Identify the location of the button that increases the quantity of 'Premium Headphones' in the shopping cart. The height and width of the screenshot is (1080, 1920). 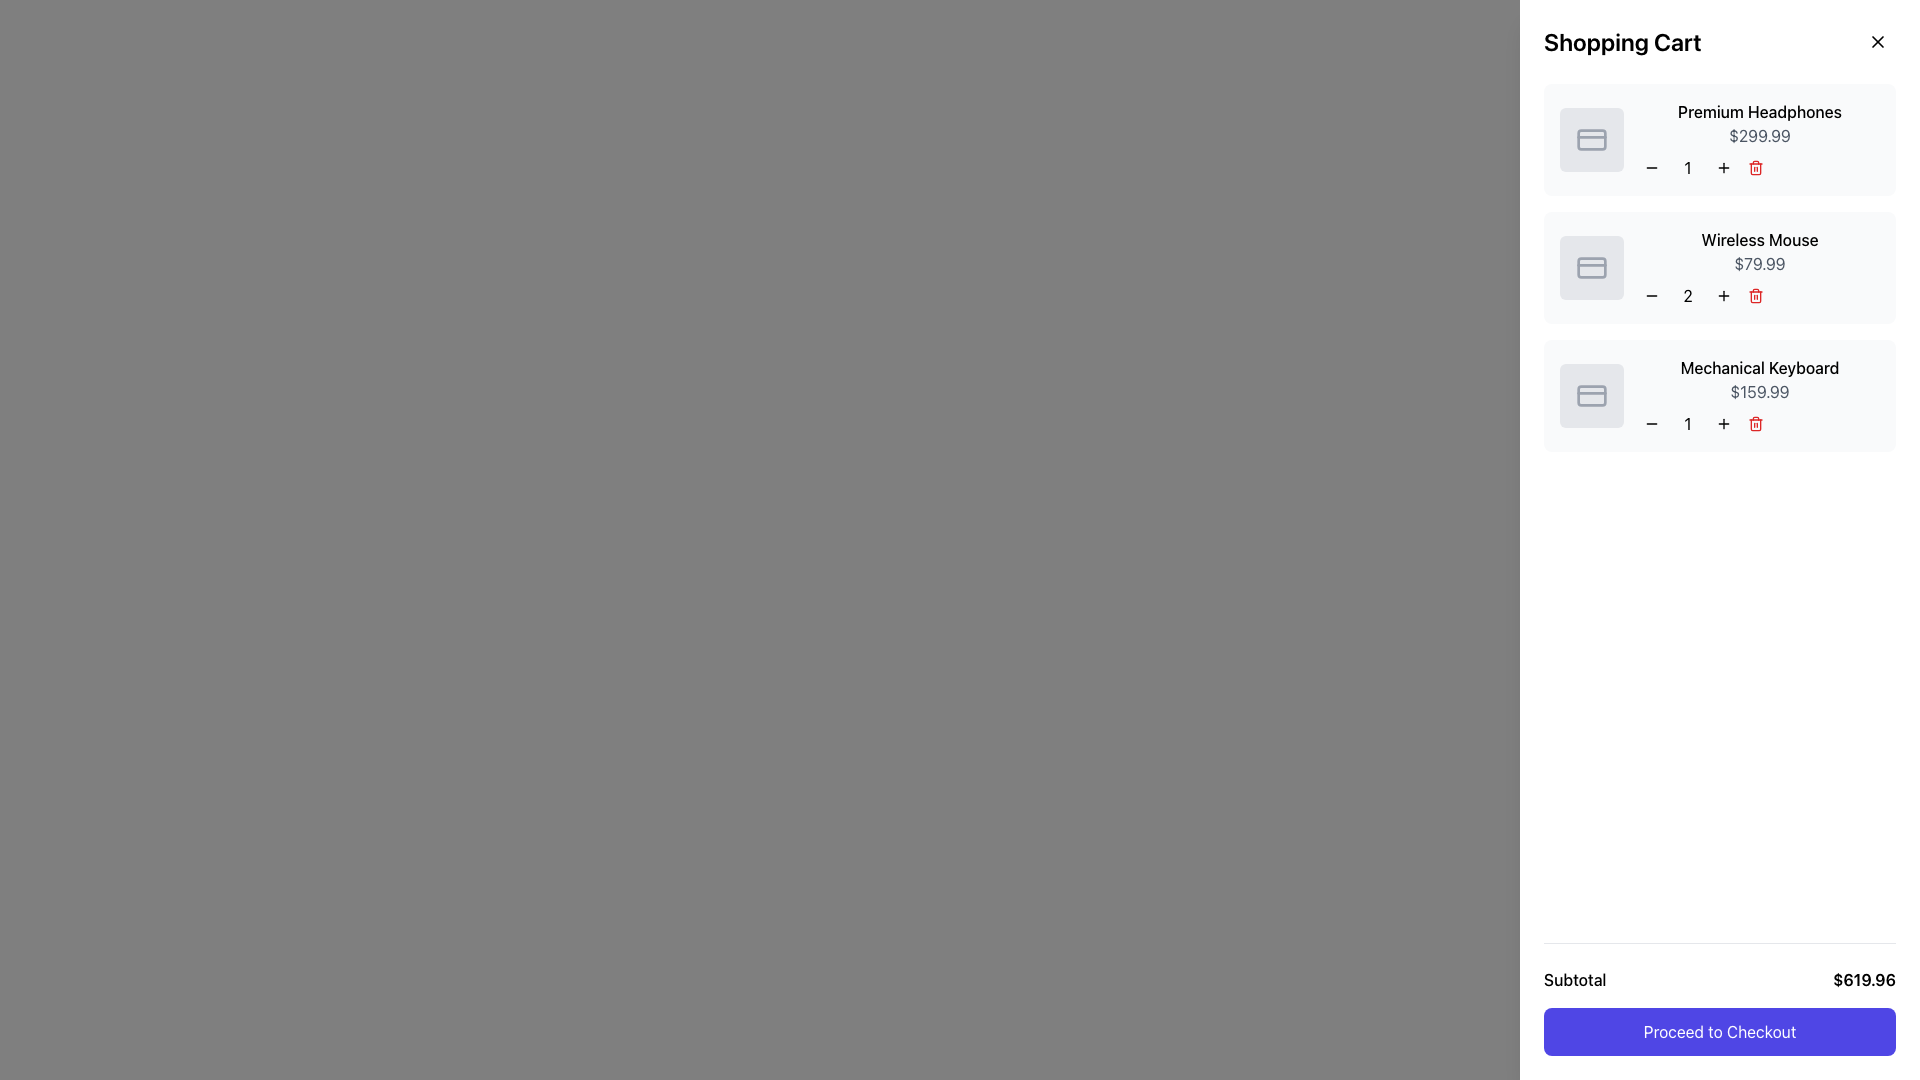
(1722, 167).